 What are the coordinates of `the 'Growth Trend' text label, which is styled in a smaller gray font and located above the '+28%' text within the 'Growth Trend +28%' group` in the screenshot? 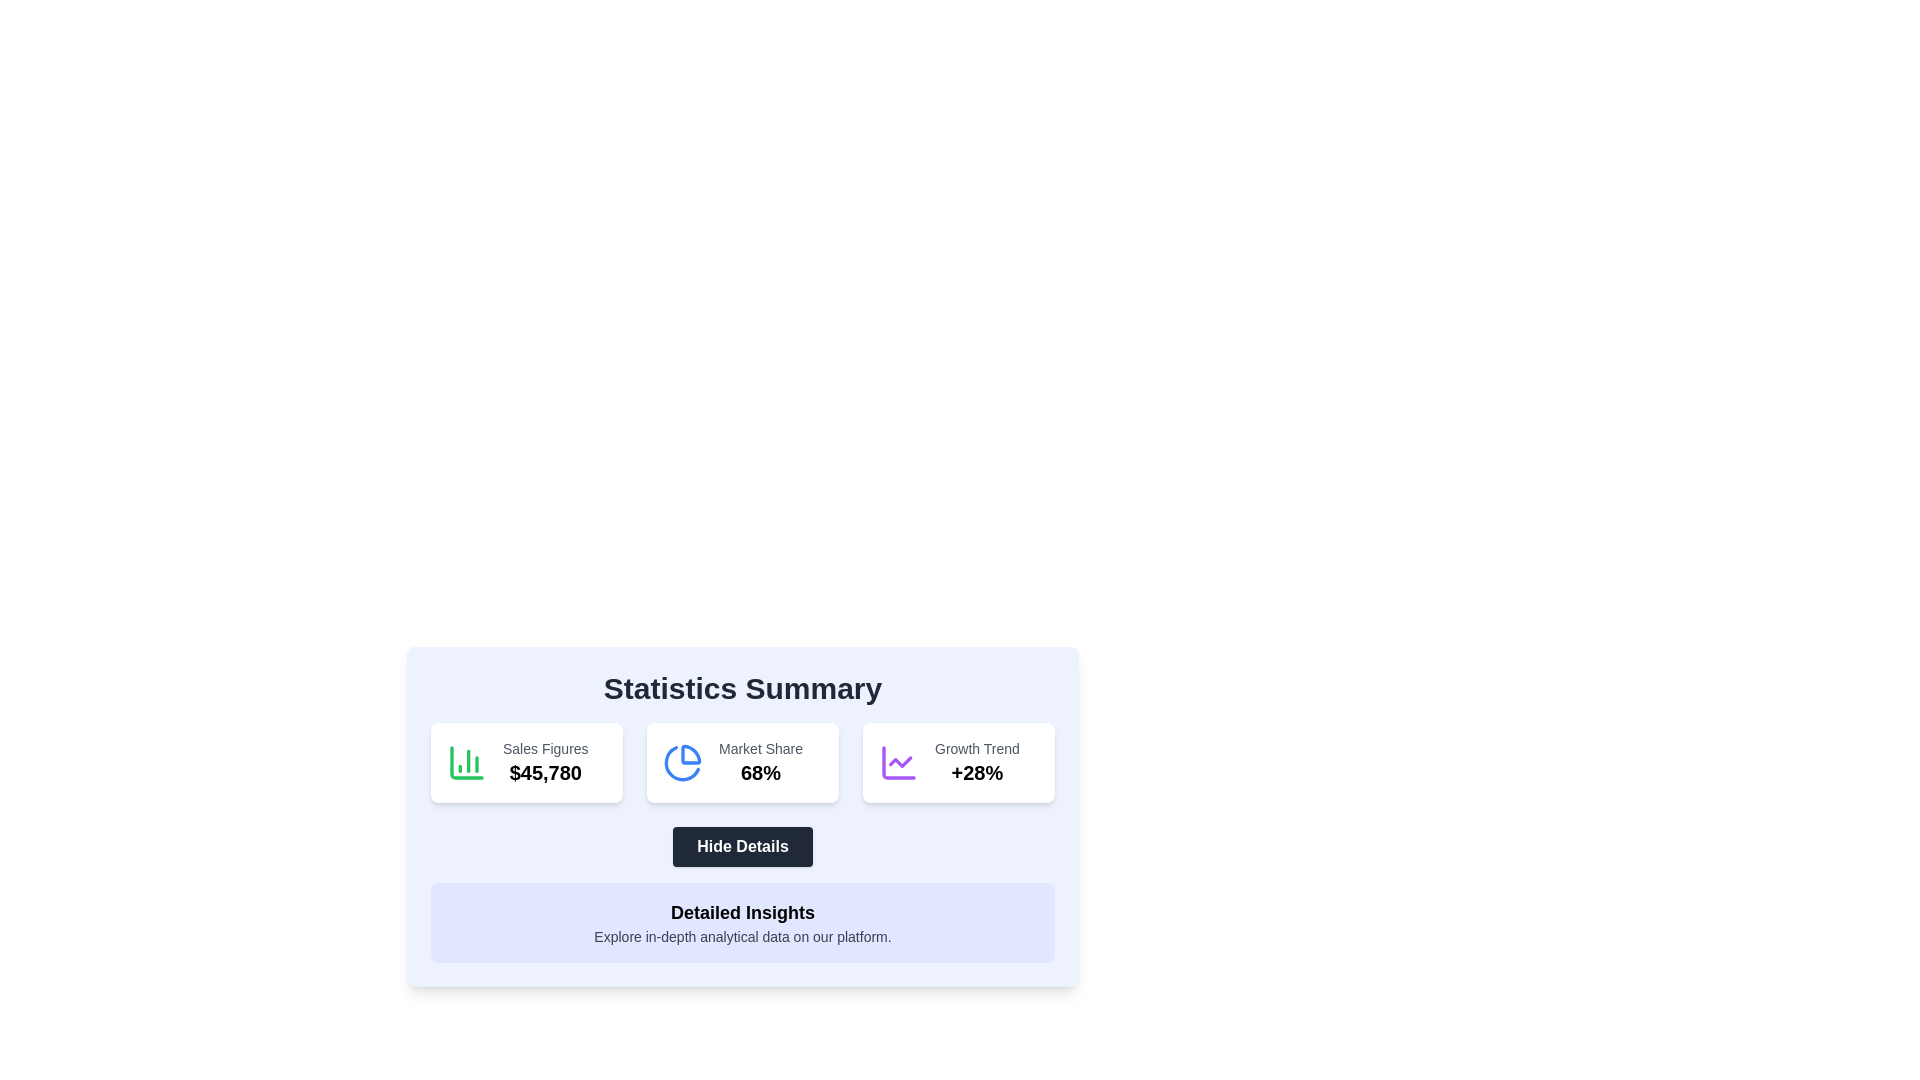 It's located at (977, 748).